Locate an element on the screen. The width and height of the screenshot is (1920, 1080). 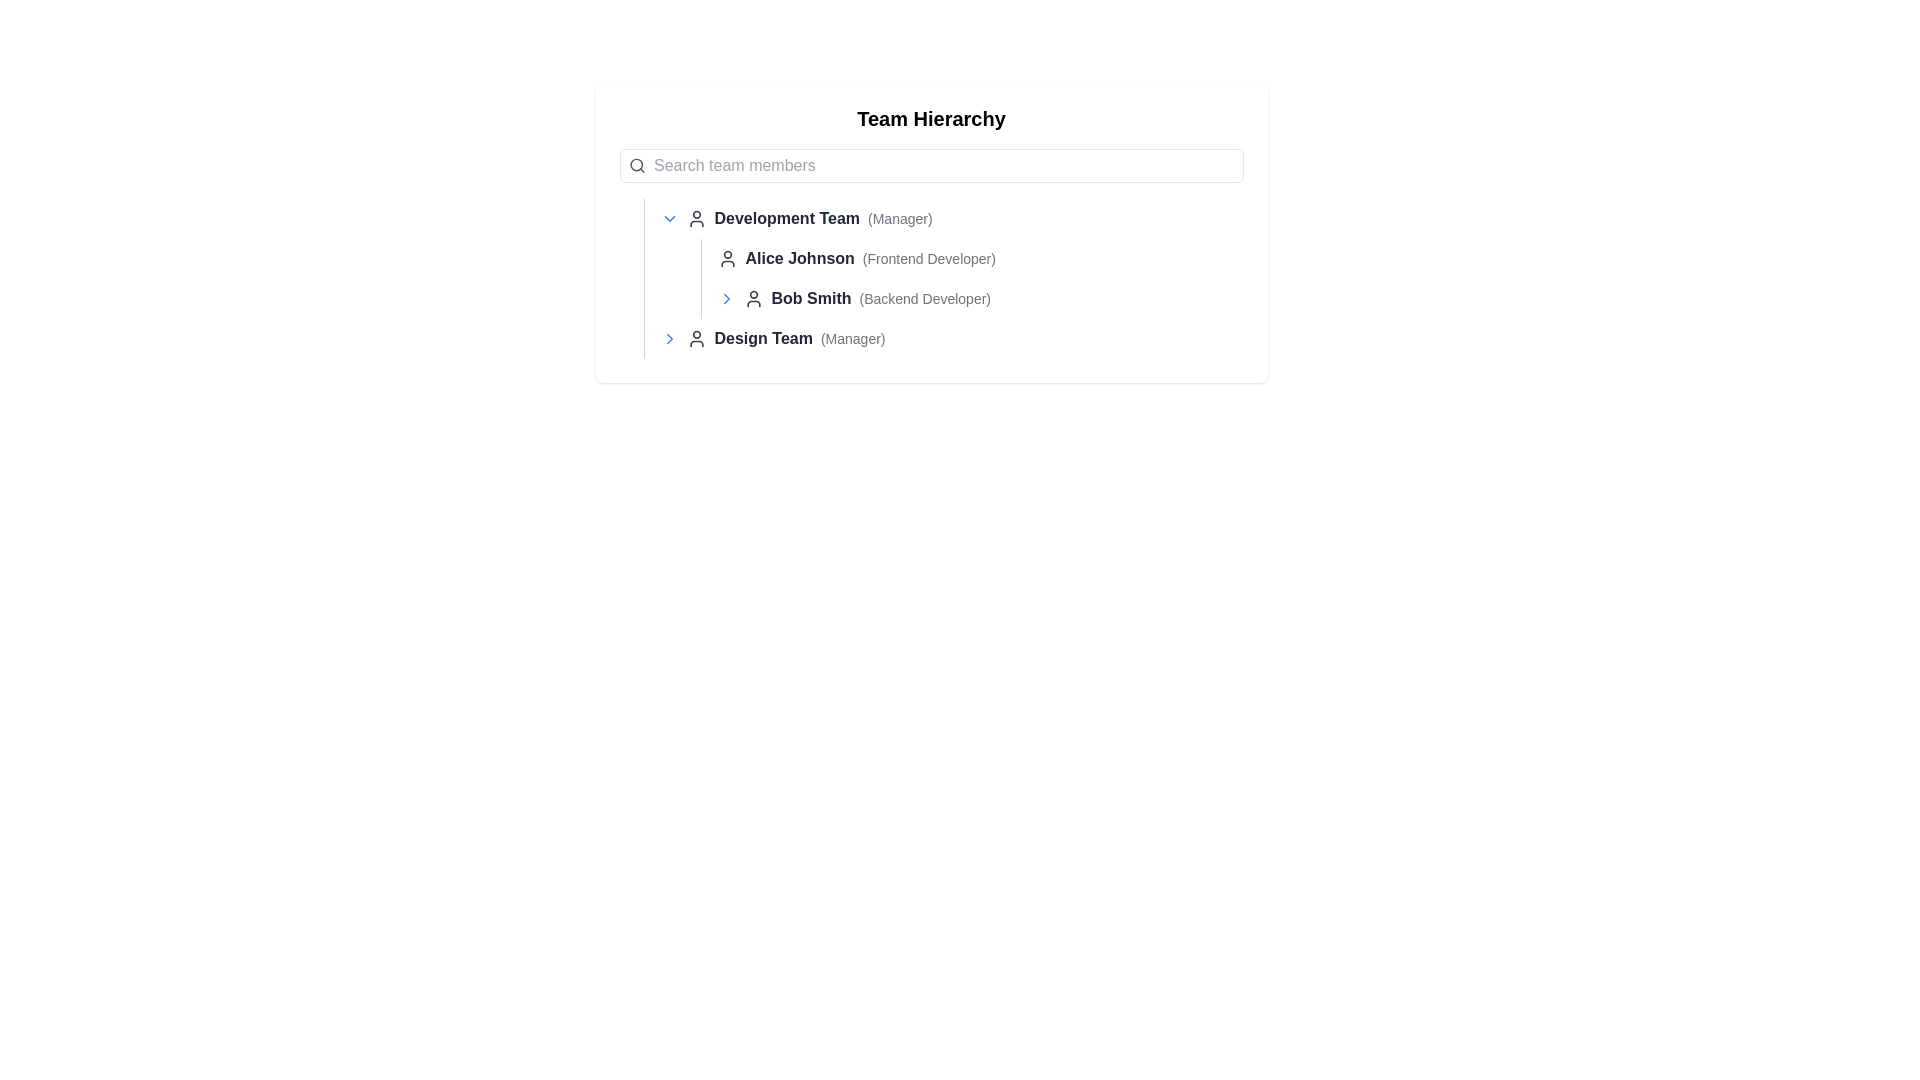
to select the 'Design Team' entry in the list under the 'Team Hierarchy' section is located at coordinates (950, 338).